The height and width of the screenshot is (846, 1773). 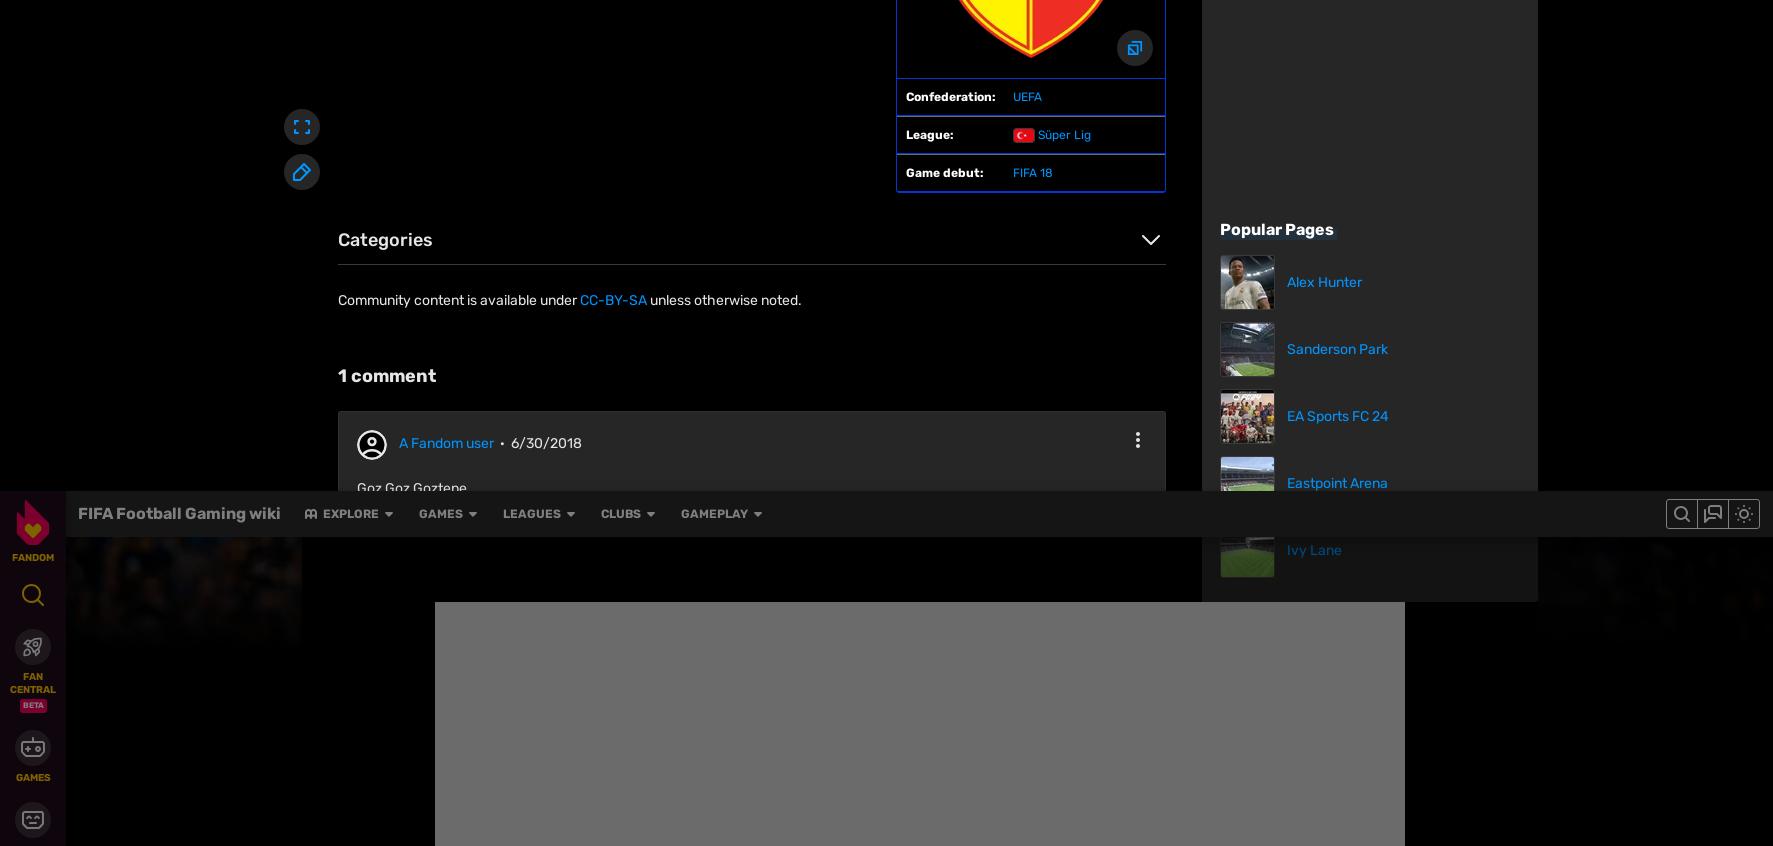 What do you see at coordinates (422, 199) in the screenshot?
I see `'Shonan Bellmare'` at bounding box center [422, 199].